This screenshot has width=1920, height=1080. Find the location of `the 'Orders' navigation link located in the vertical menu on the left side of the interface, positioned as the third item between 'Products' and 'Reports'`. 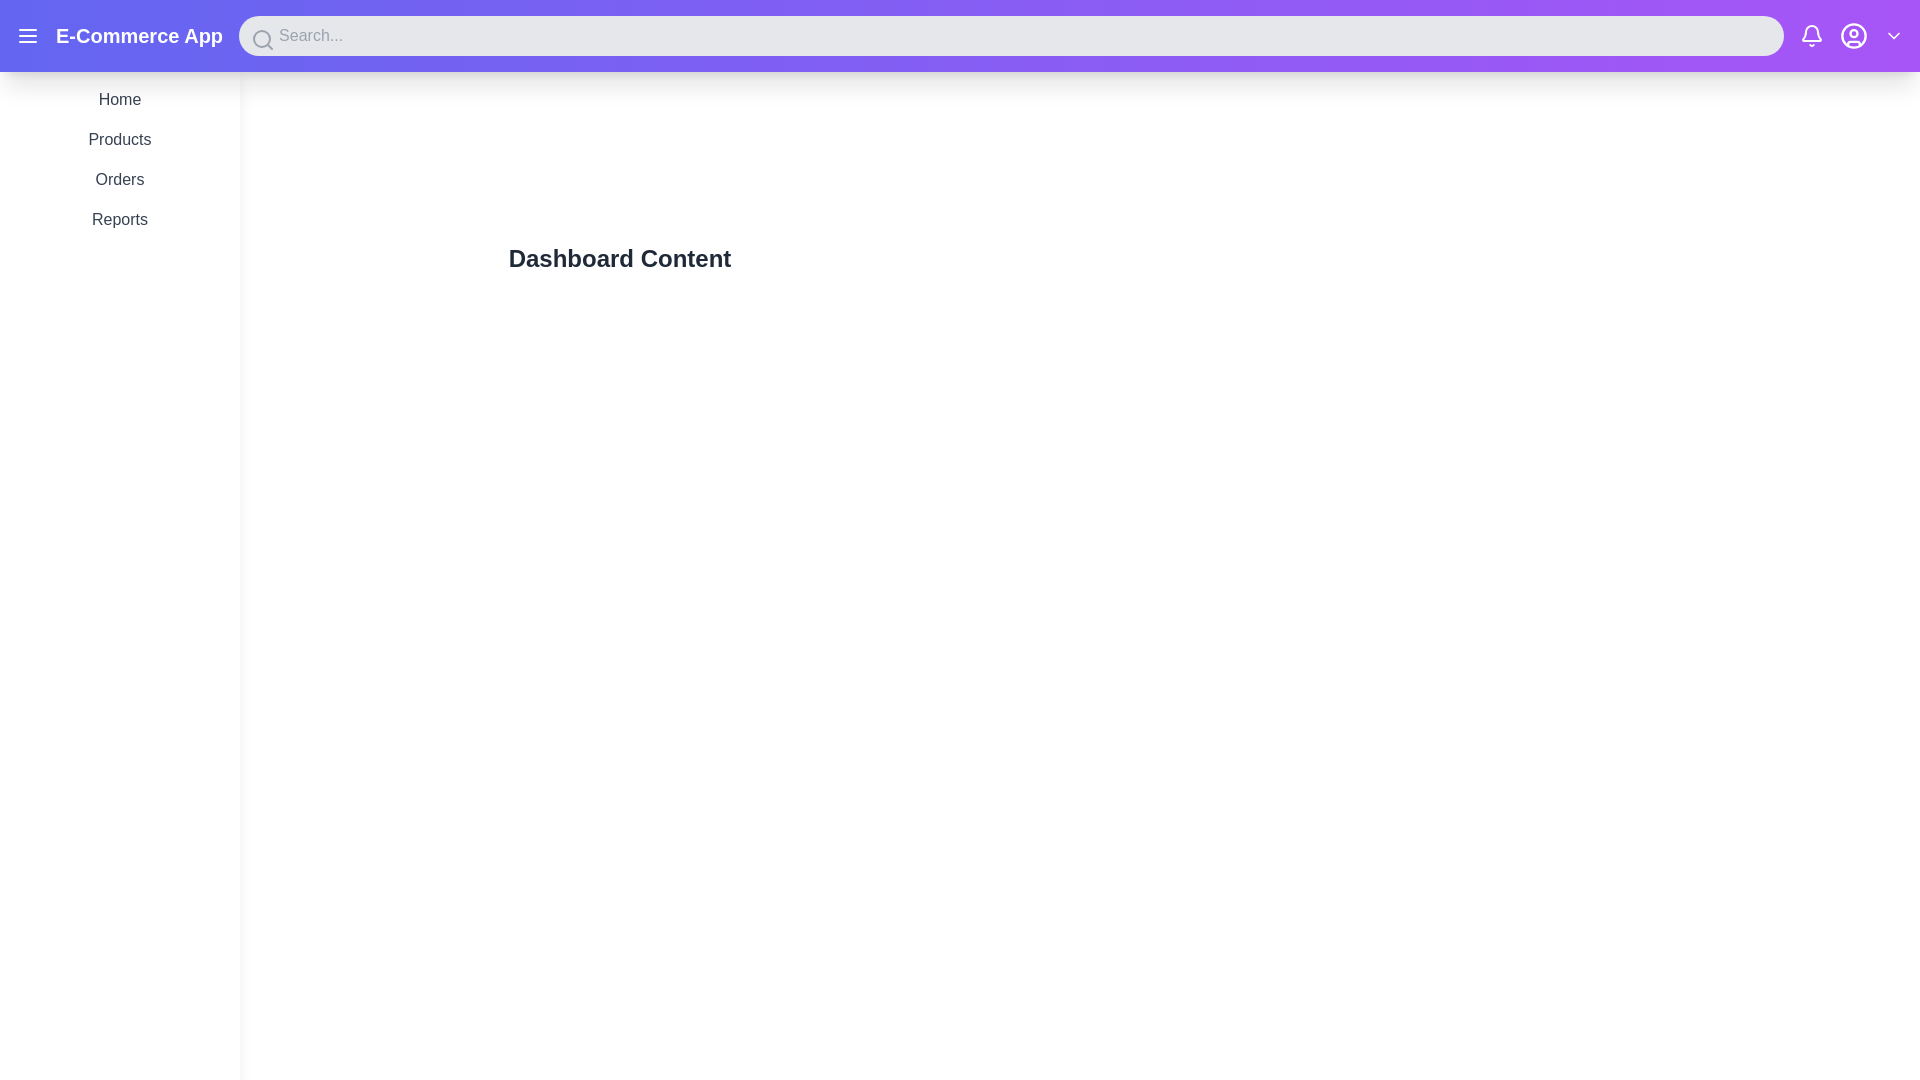

the 'Orders' navigation link located in the vertical menu on the left side of the interface, positioned as the third item between 'Products' and 'Reports' is located at coordinates (119, 180).